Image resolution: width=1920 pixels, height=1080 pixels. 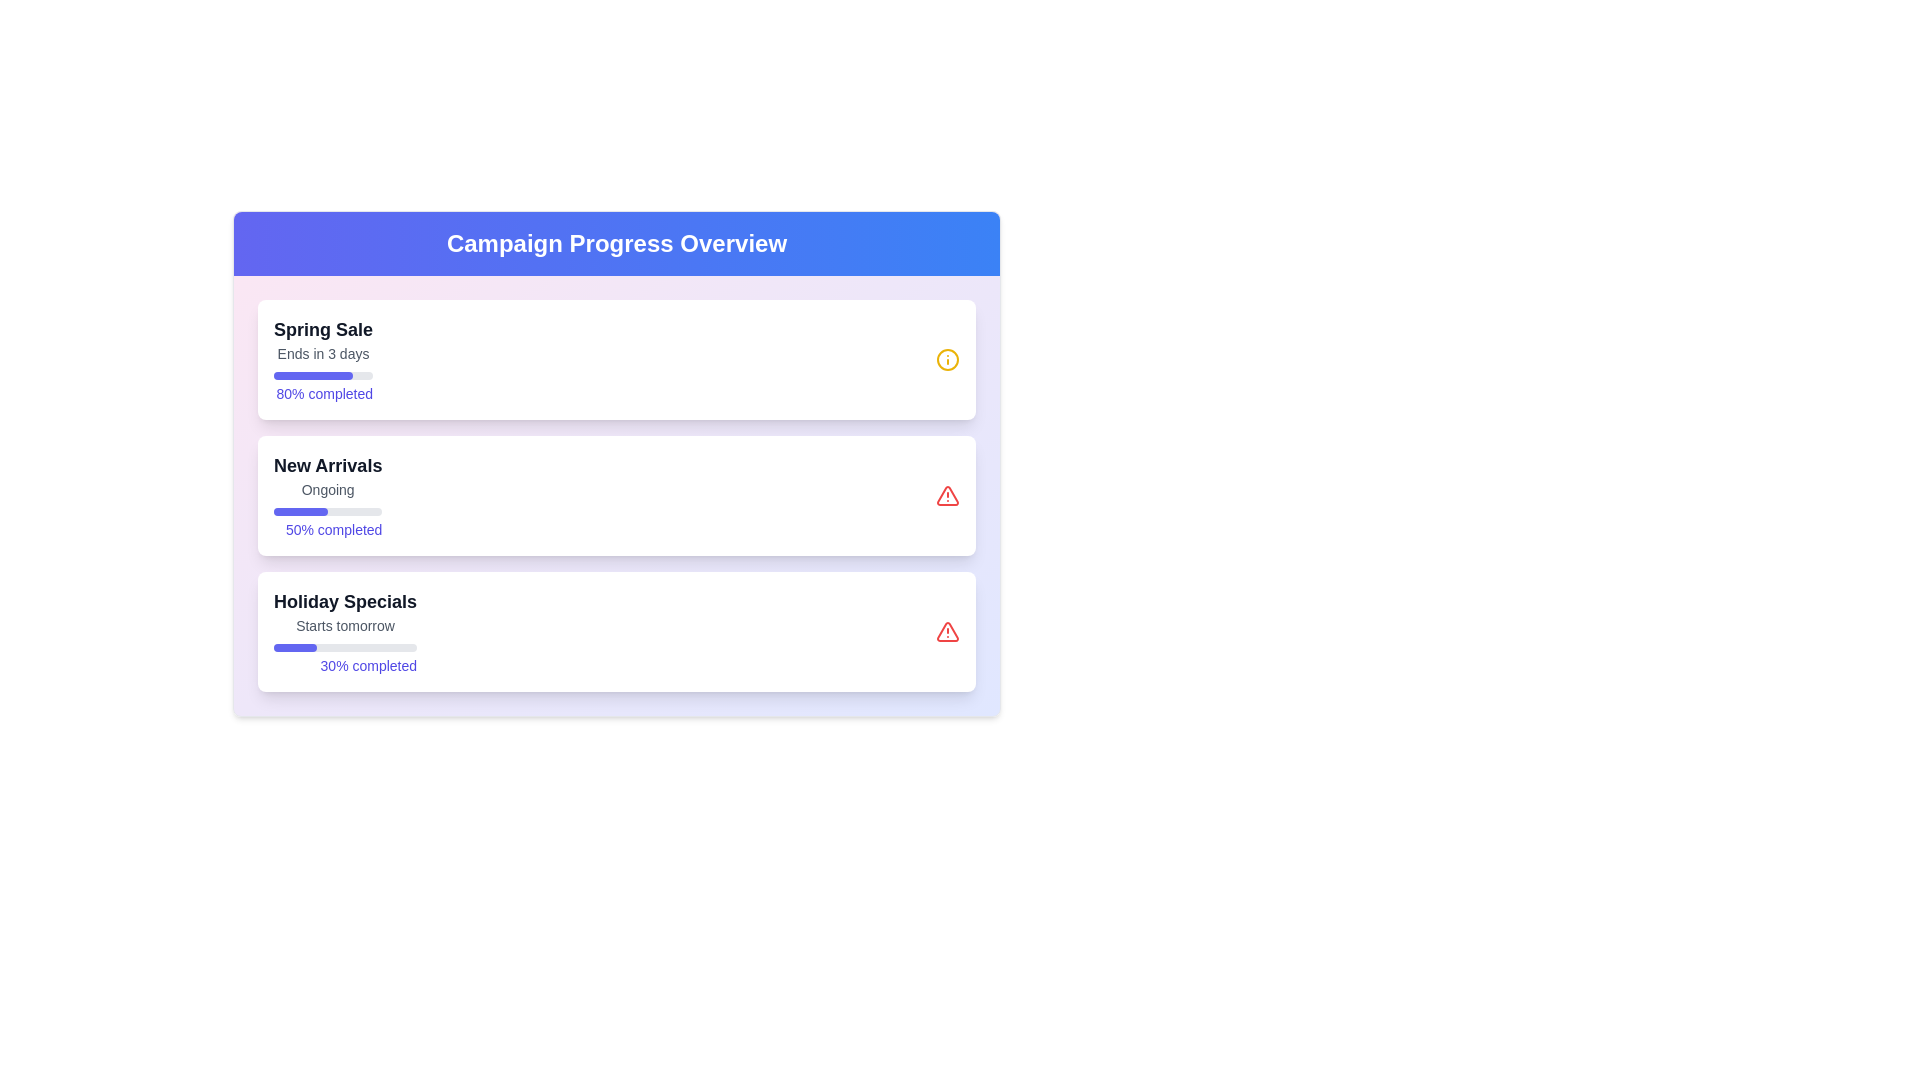 What do you see at coordinates (345, 600) in the screenshot?
I see `the Text label that serves as the title for the 'Holiday Specials' campaign section, which is located at the top of the third campaign card` at bounding box center [345, 600].